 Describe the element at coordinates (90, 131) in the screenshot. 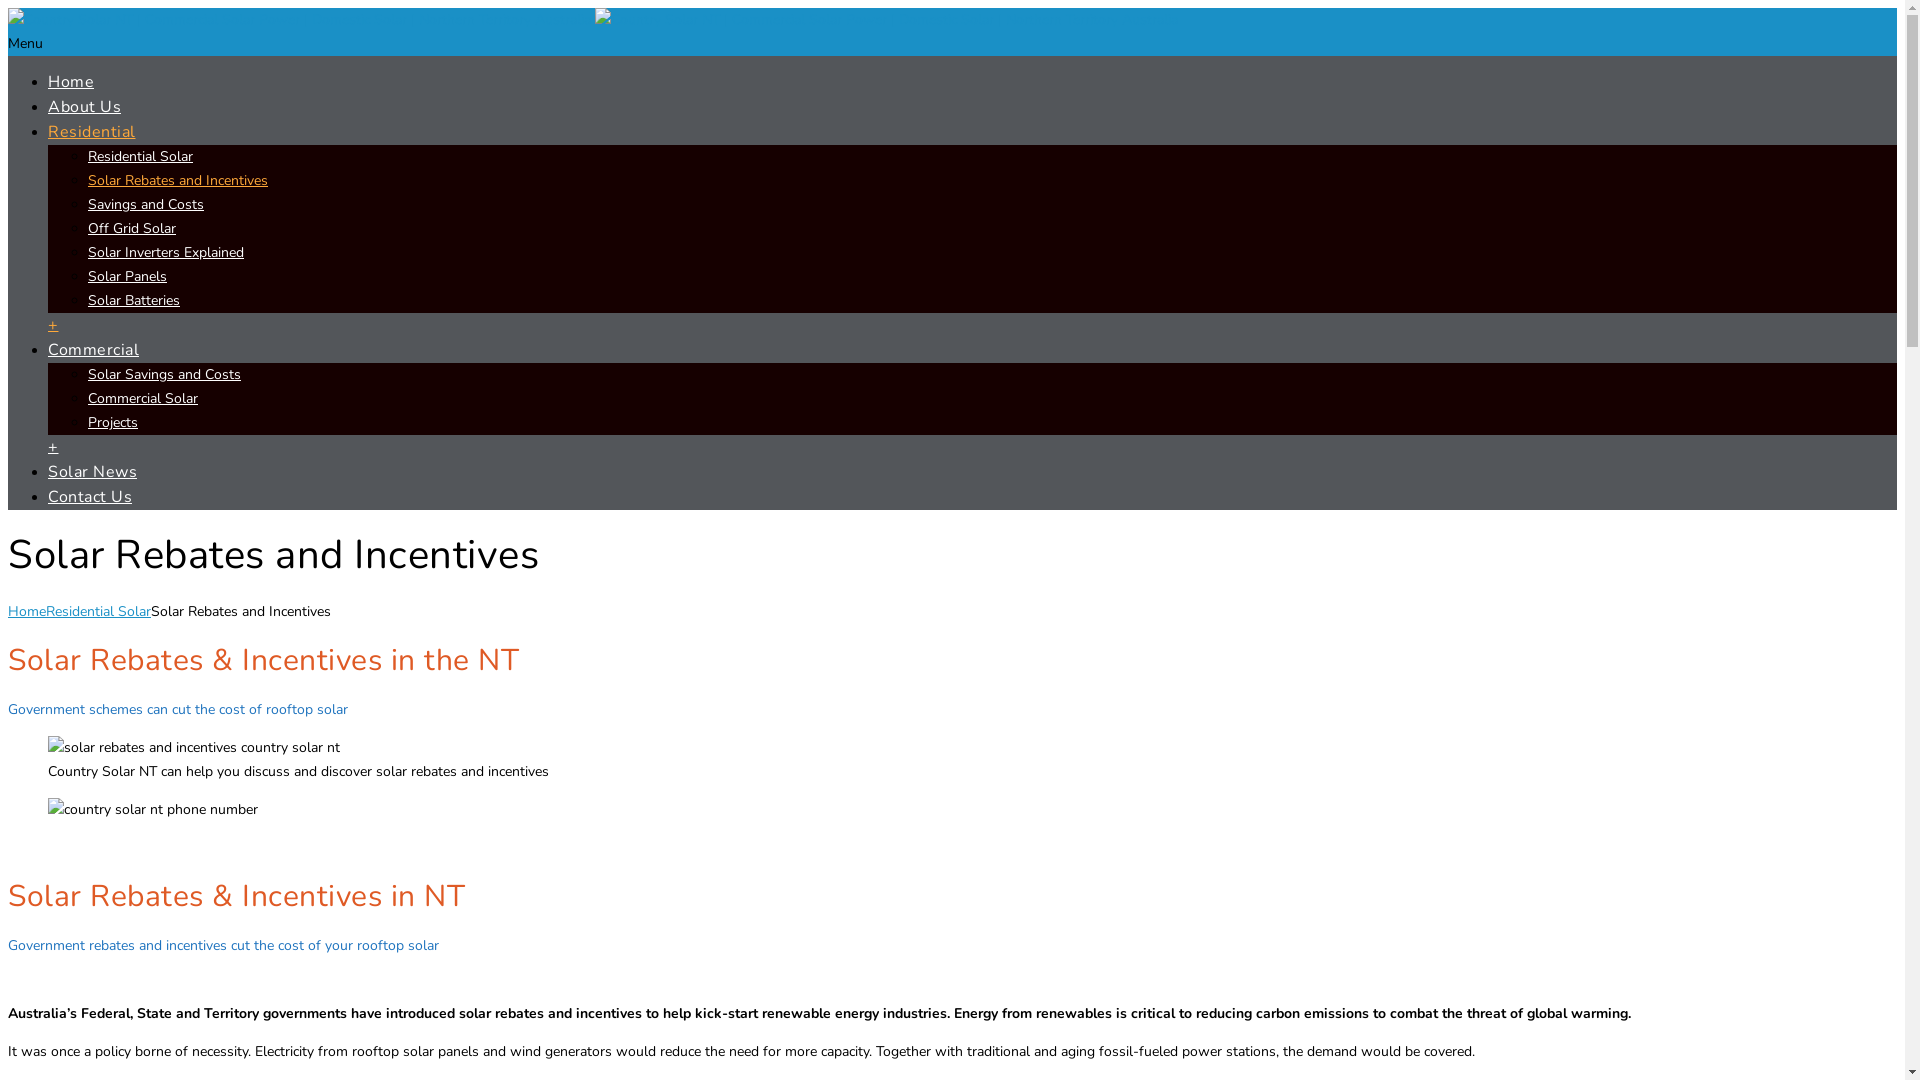

I see `'Residential'` at that location.